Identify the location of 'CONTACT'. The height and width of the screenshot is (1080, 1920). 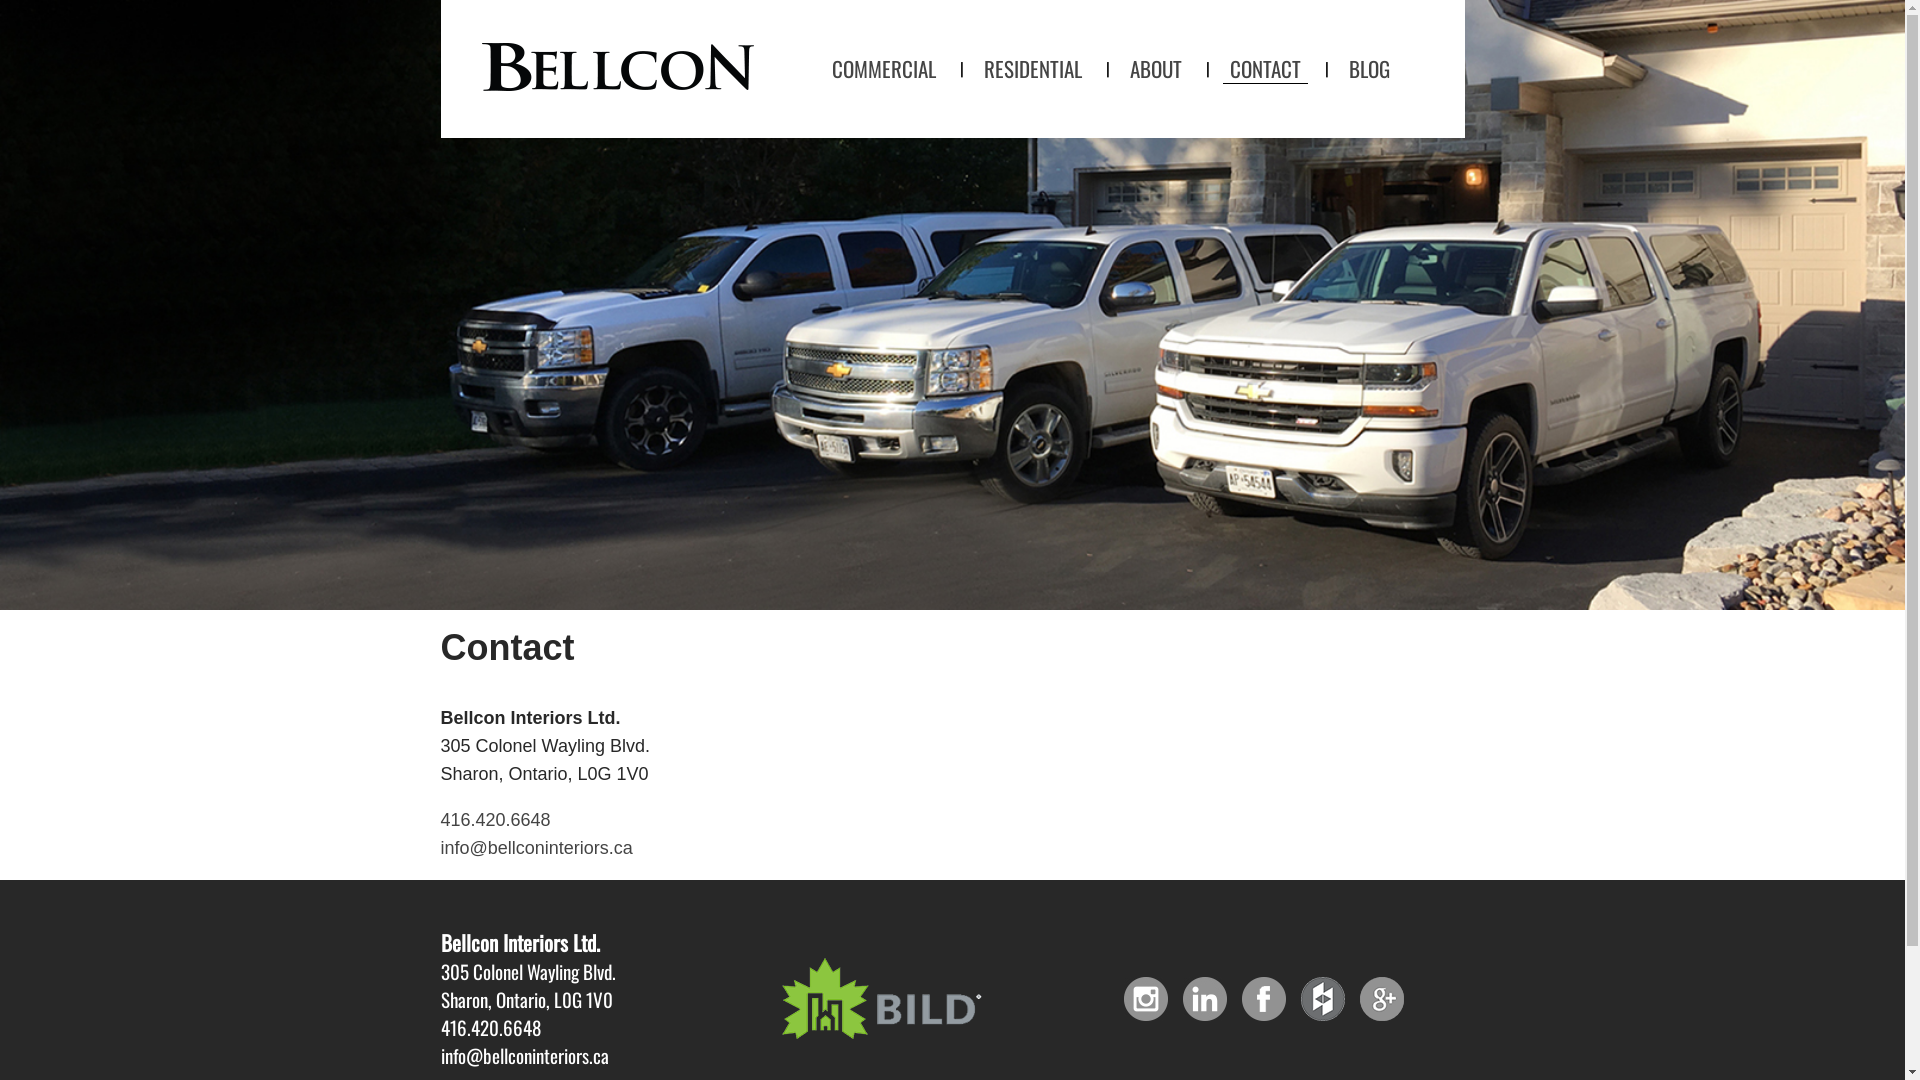
(1263, 68).